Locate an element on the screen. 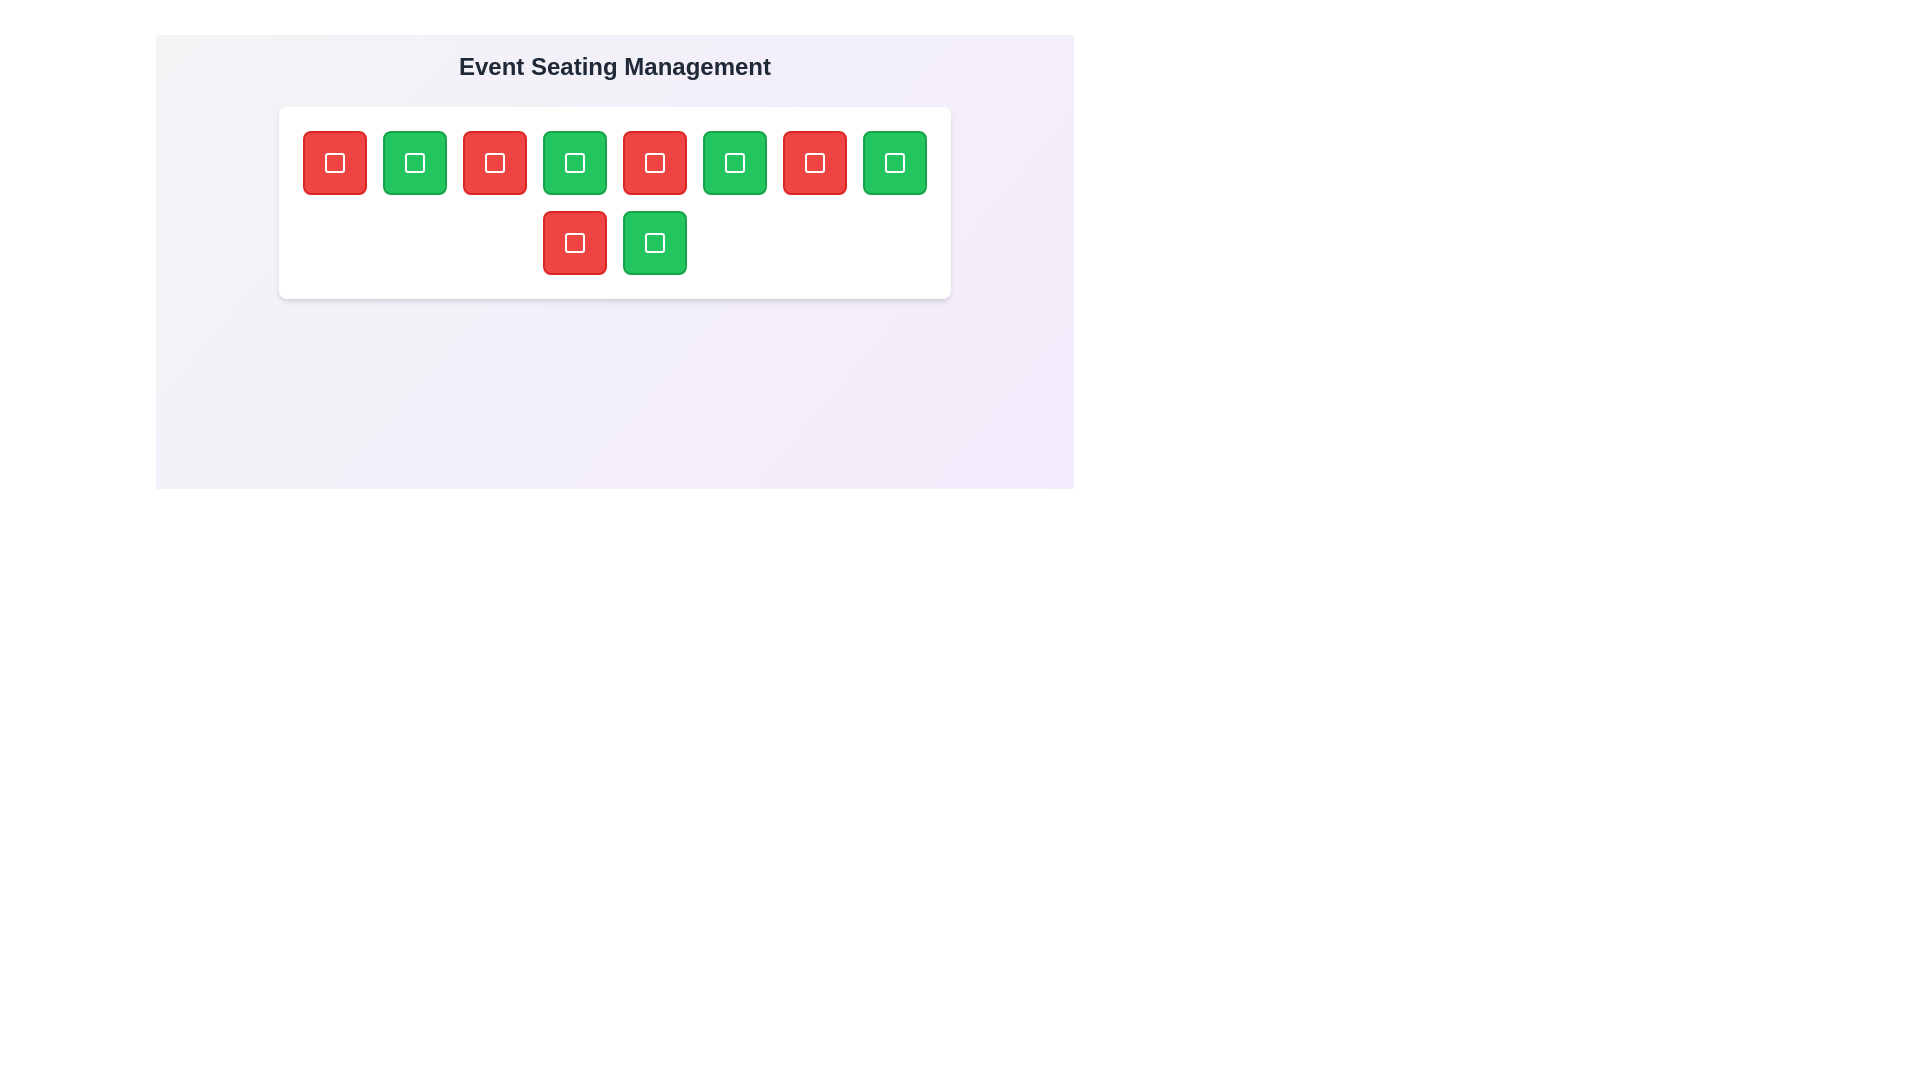 The image size is (1920, 1080). the red button labeled 'Seat 1', which serves as a seating selection option and is likely currently selected or unavailable is located at coordinates (335, 161).